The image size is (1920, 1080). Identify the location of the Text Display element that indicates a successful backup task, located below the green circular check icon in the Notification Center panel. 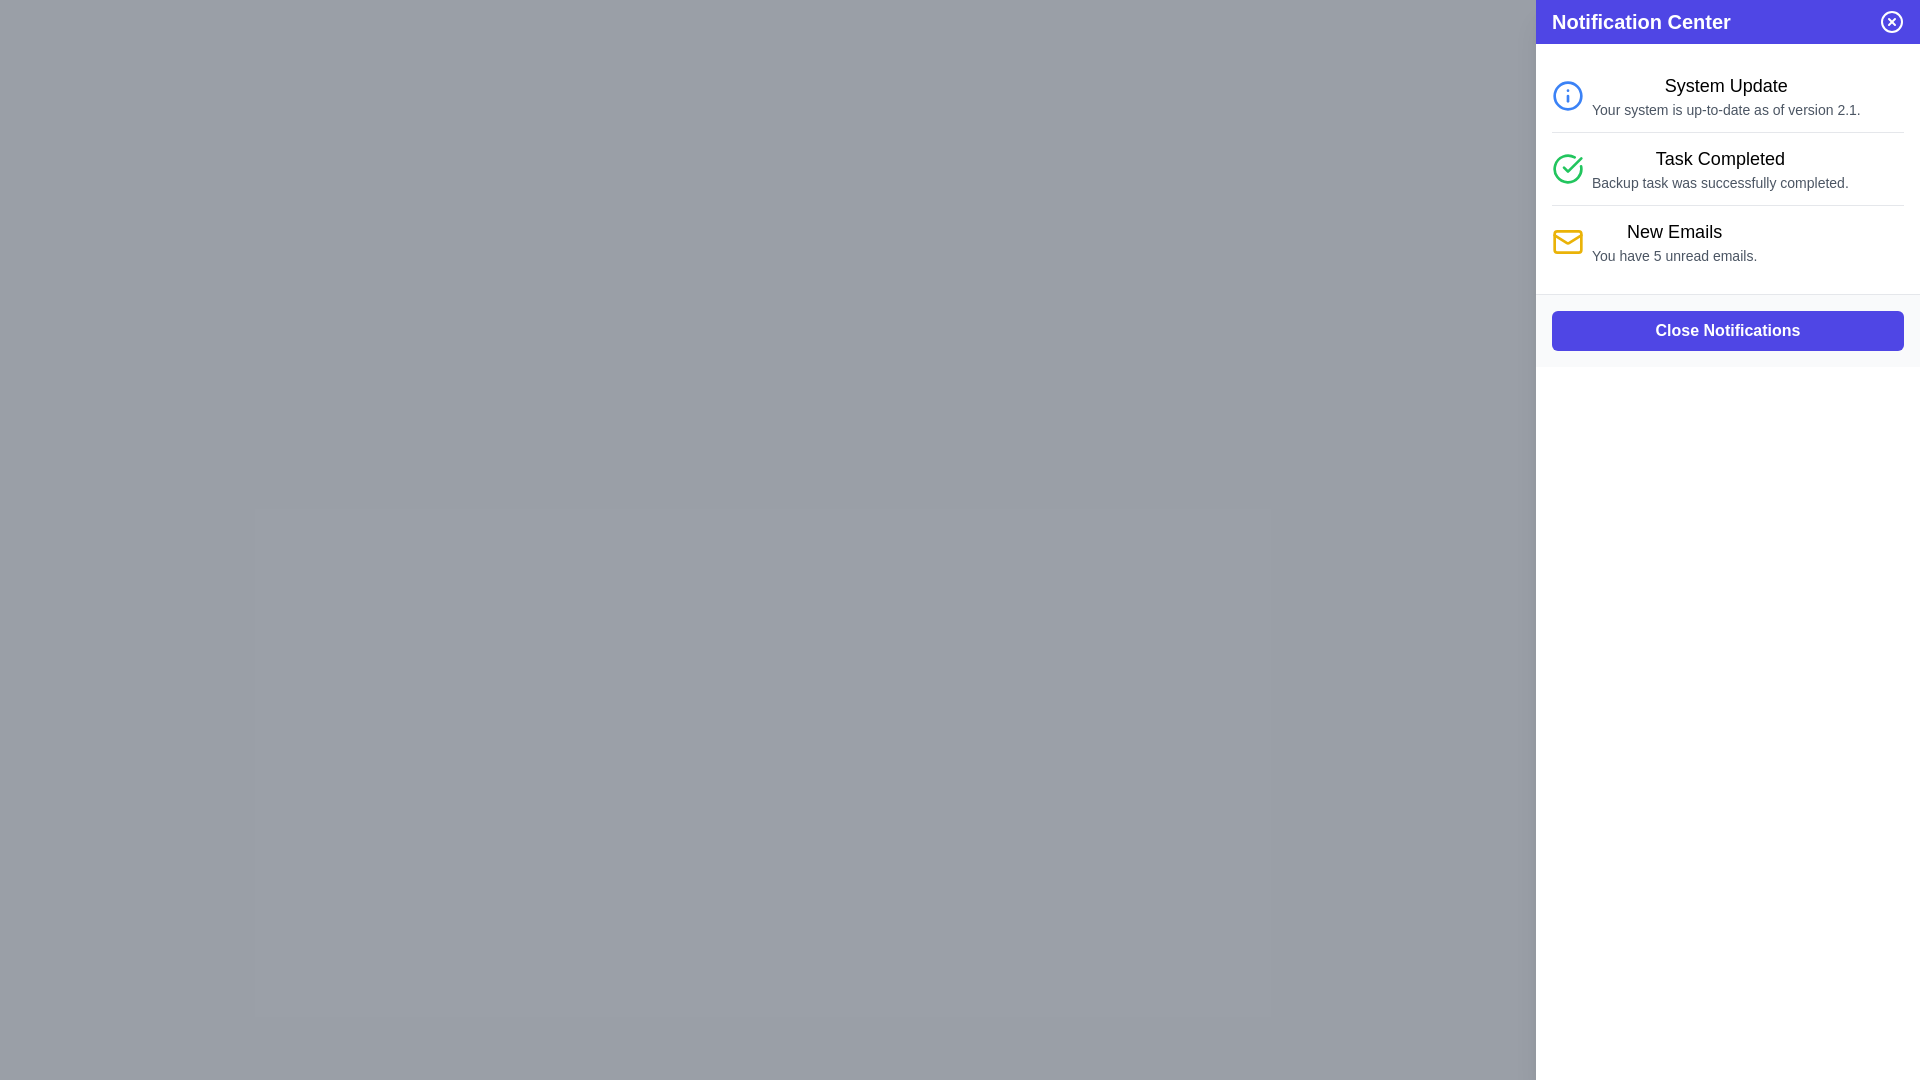
(1719, 168).